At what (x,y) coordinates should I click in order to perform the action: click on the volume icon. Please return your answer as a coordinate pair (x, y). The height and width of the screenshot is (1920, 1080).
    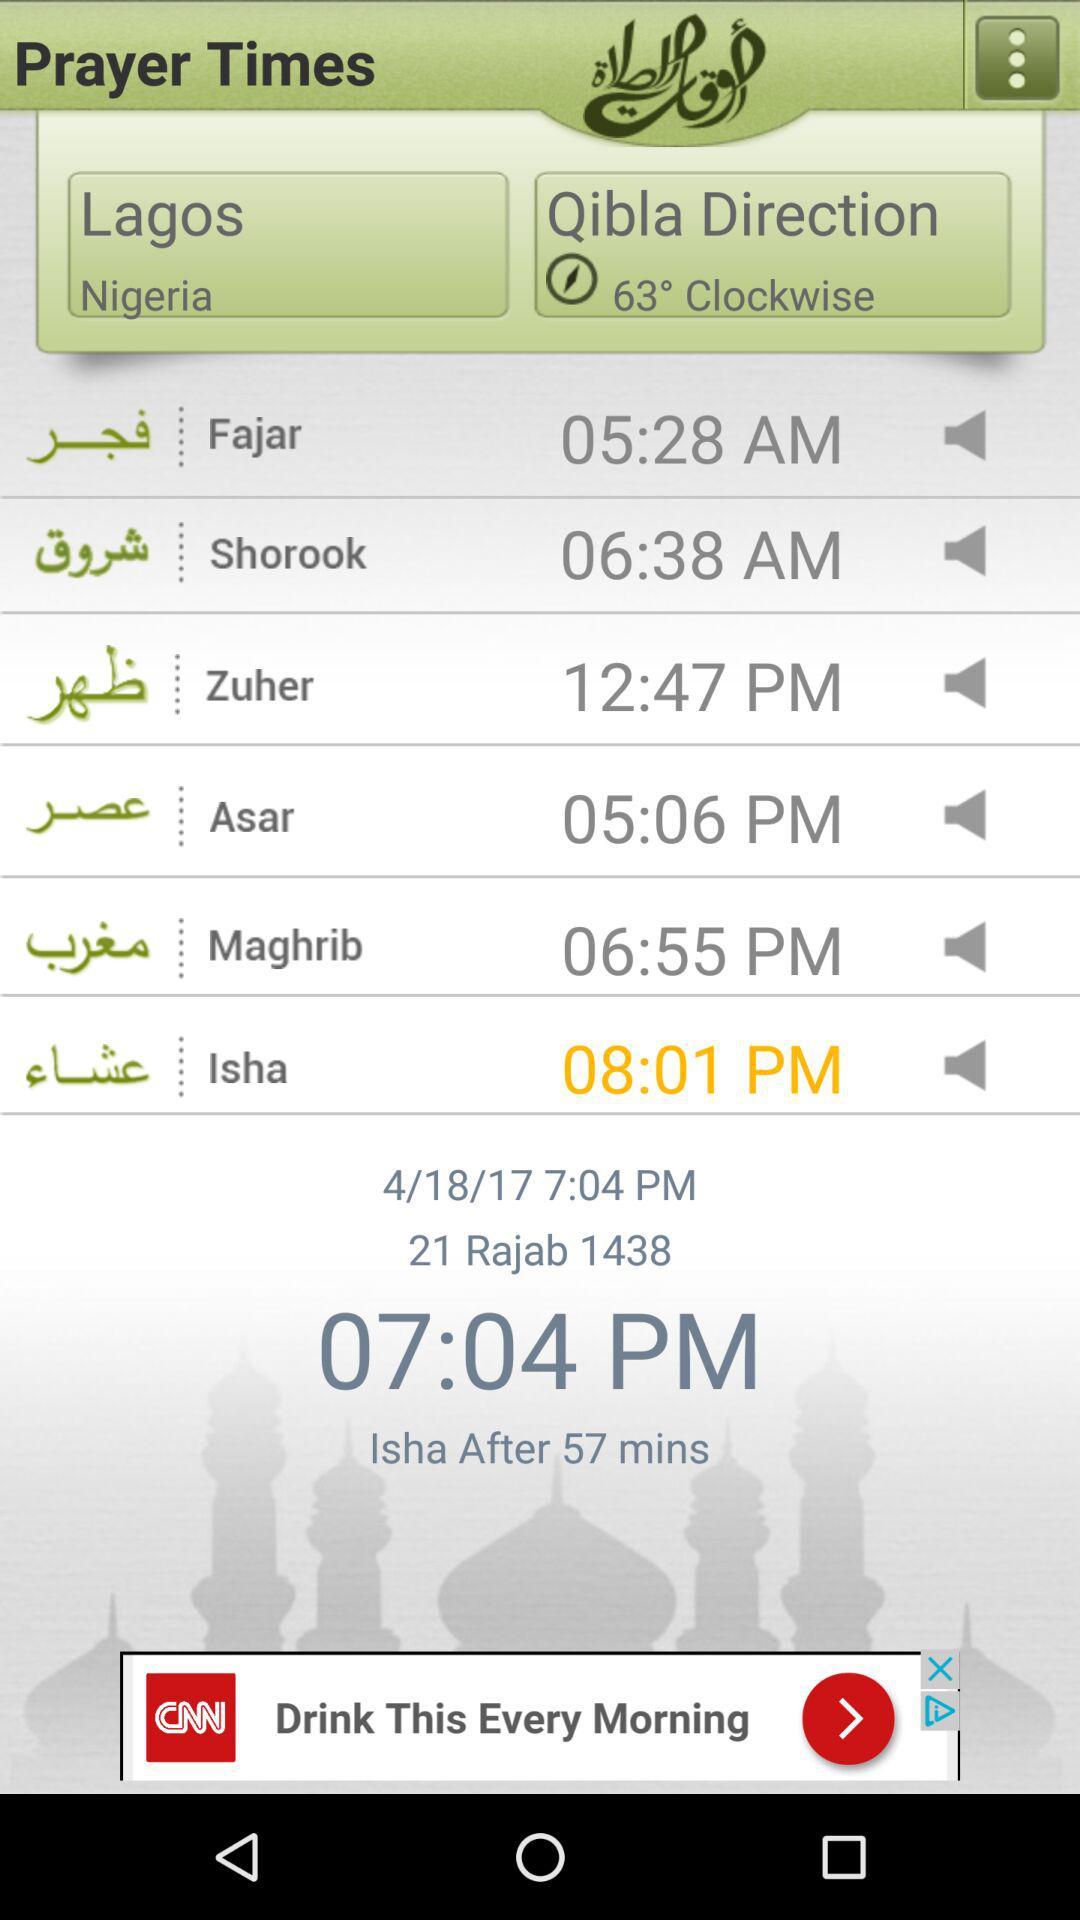
    Looking at the image, I should click on (981, 1142).